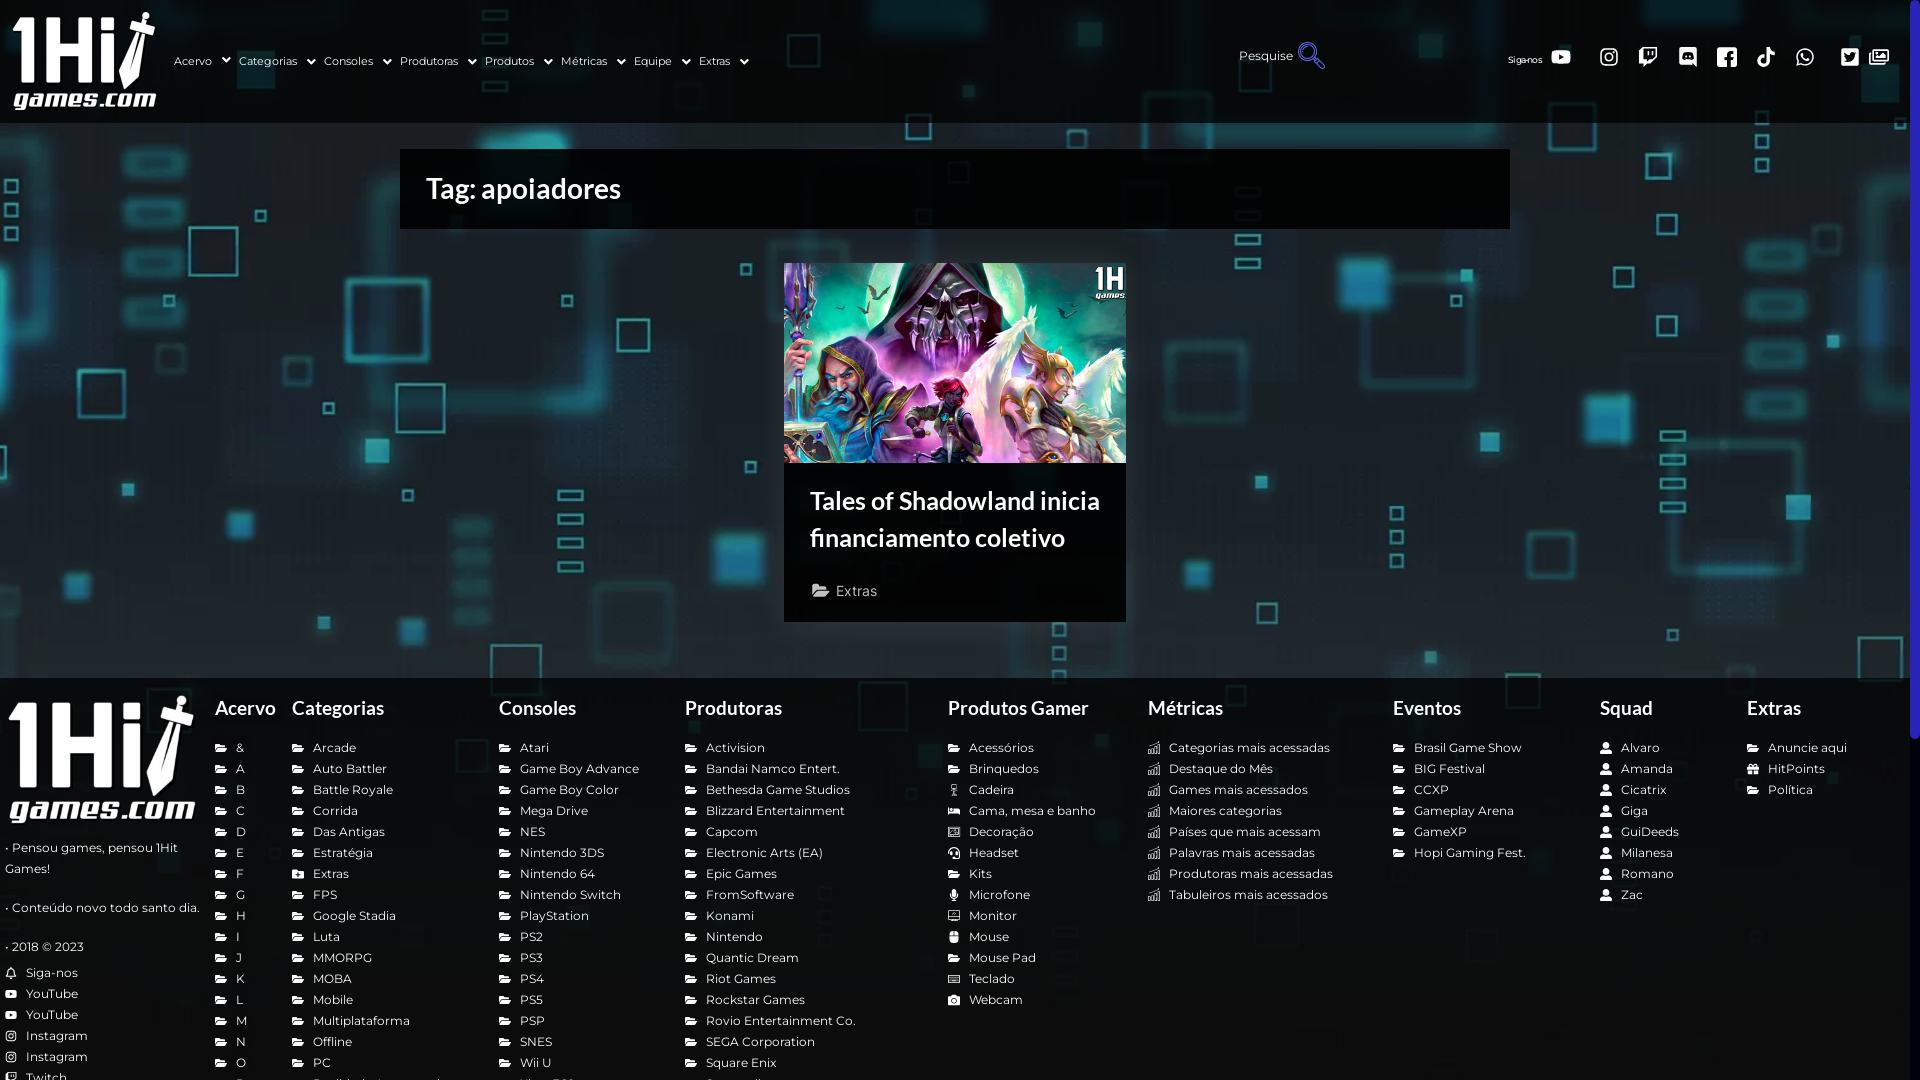 Image resolution: width=1920 pixels, height=1080 pixels. I want to click on 'Arcade', so click(385, 747).